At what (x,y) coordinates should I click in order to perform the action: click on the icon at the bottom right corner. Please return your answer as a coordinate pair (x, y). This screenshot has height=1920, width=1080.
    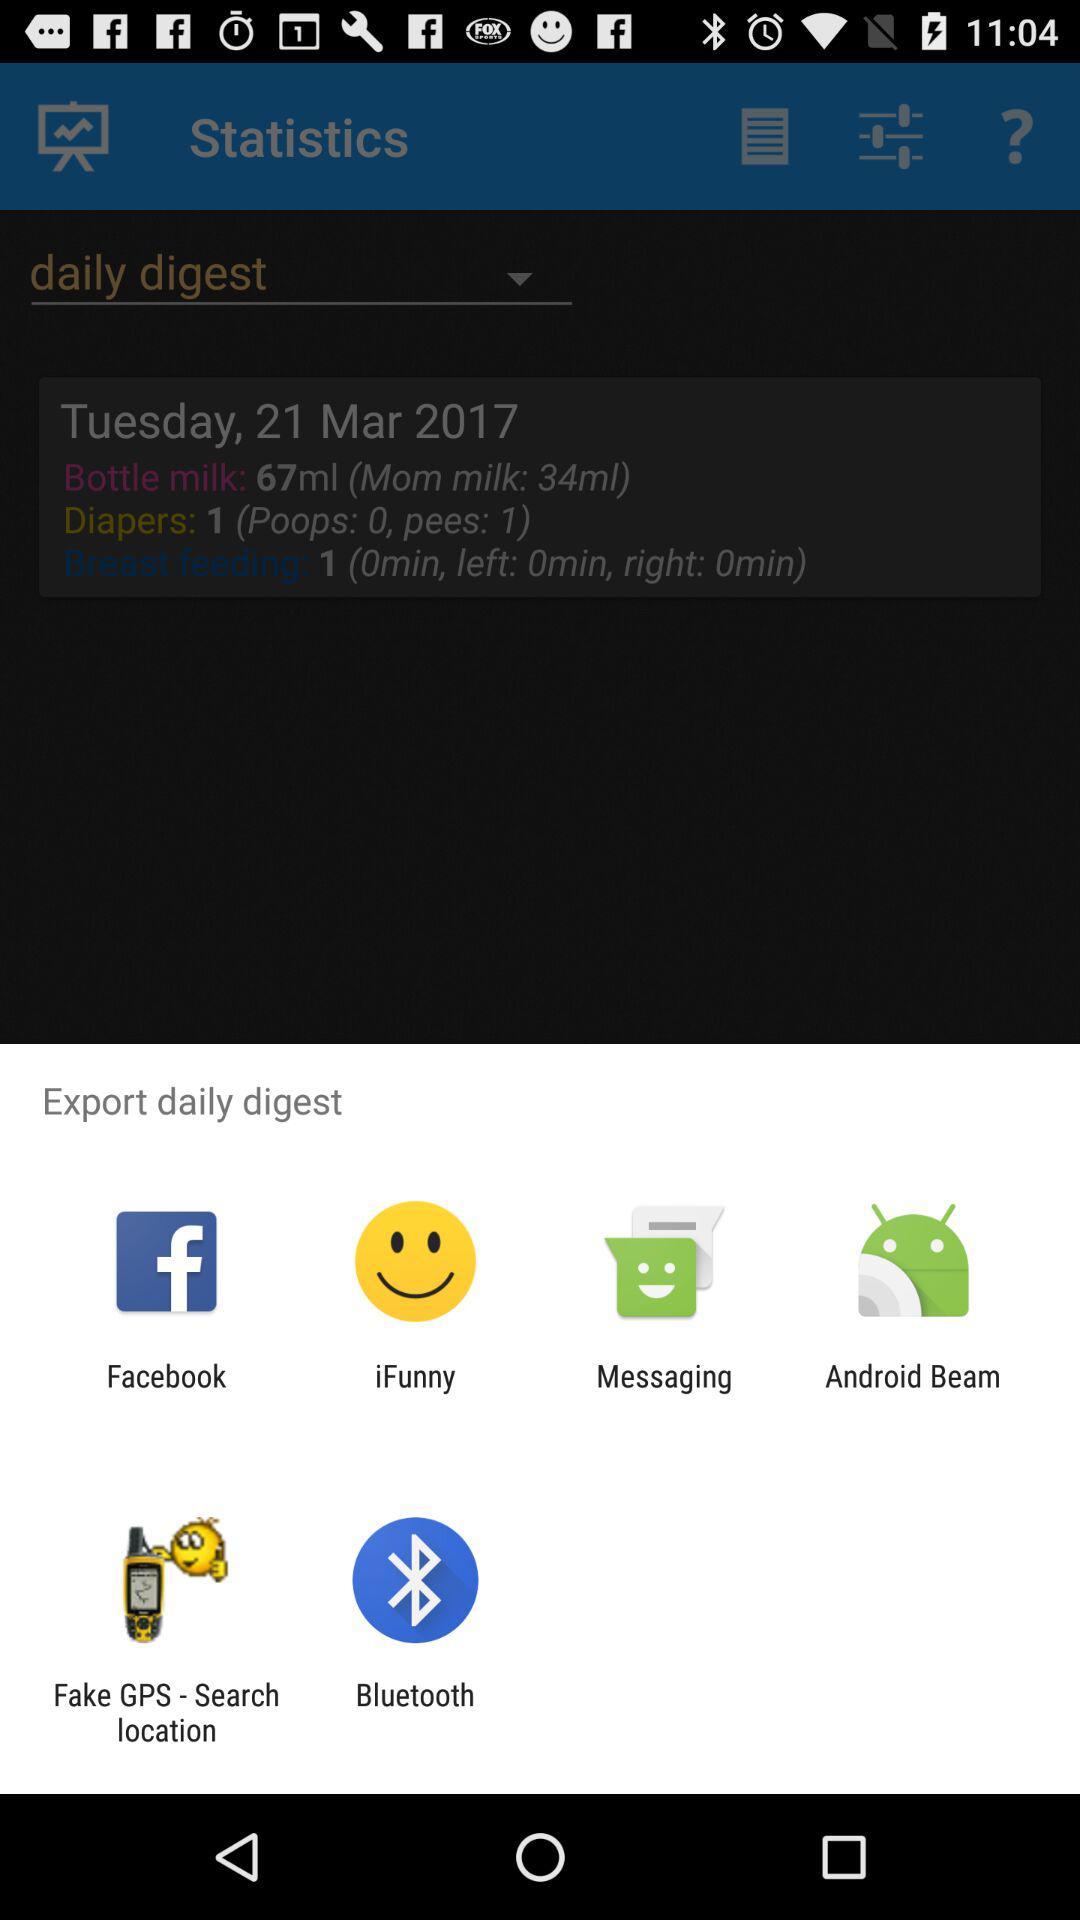
    Looking at the image, I should click on (913, 1392).